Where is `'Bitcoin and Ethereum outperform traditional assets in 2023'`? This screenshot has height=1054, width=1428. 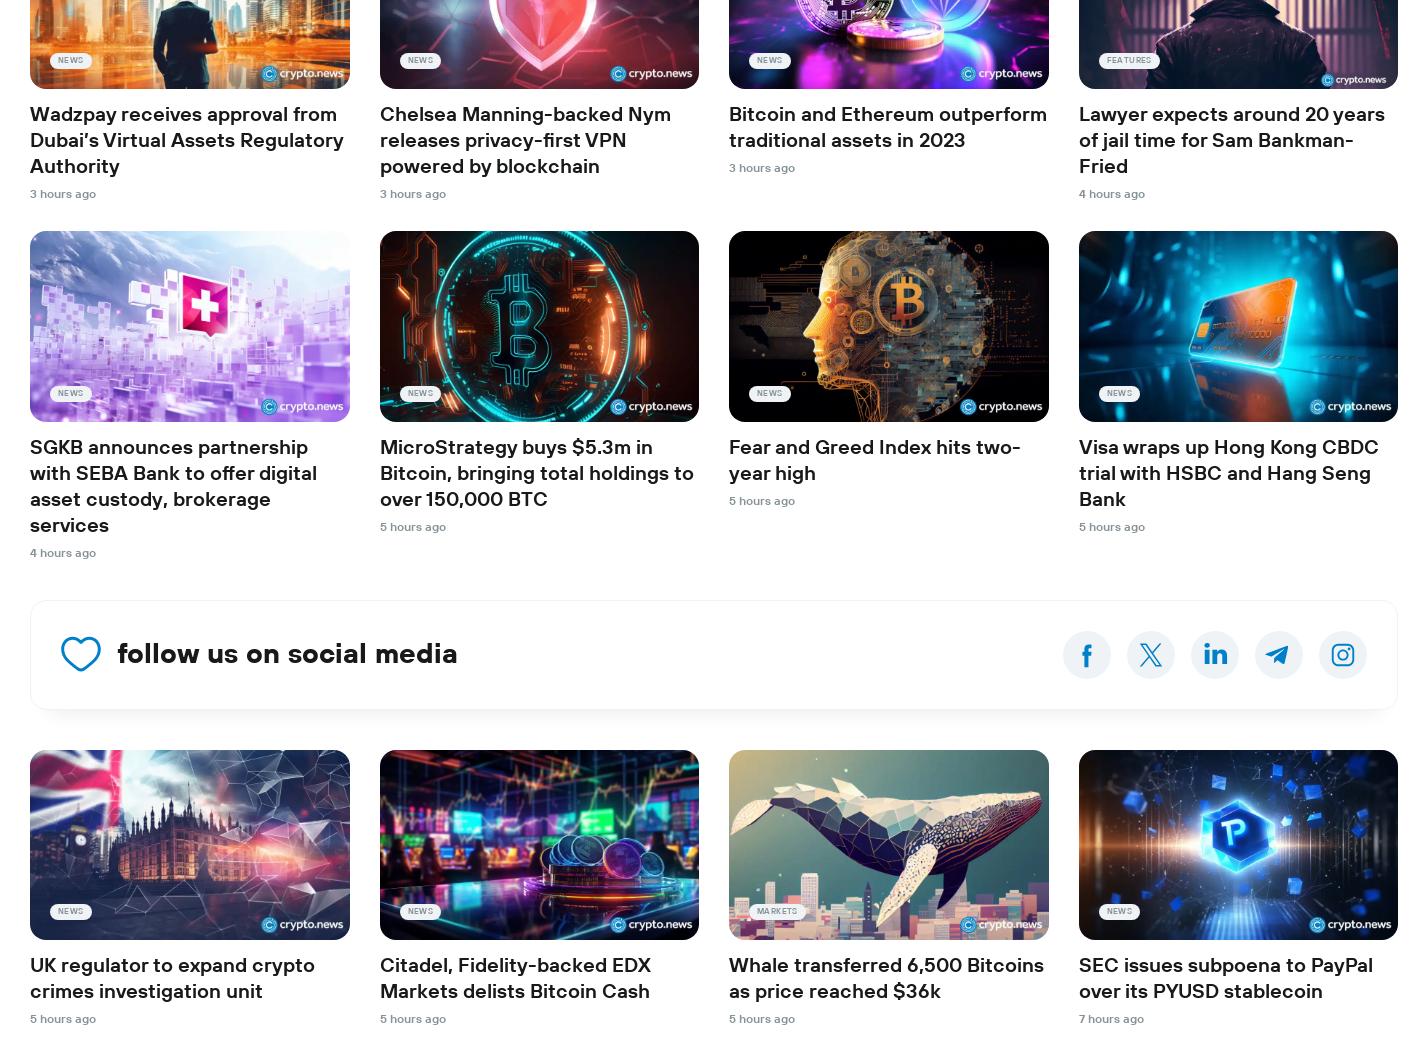 'Bitcoin and Ethereum outperform traditional assets in 2023' is located at coordinates (887, 128).